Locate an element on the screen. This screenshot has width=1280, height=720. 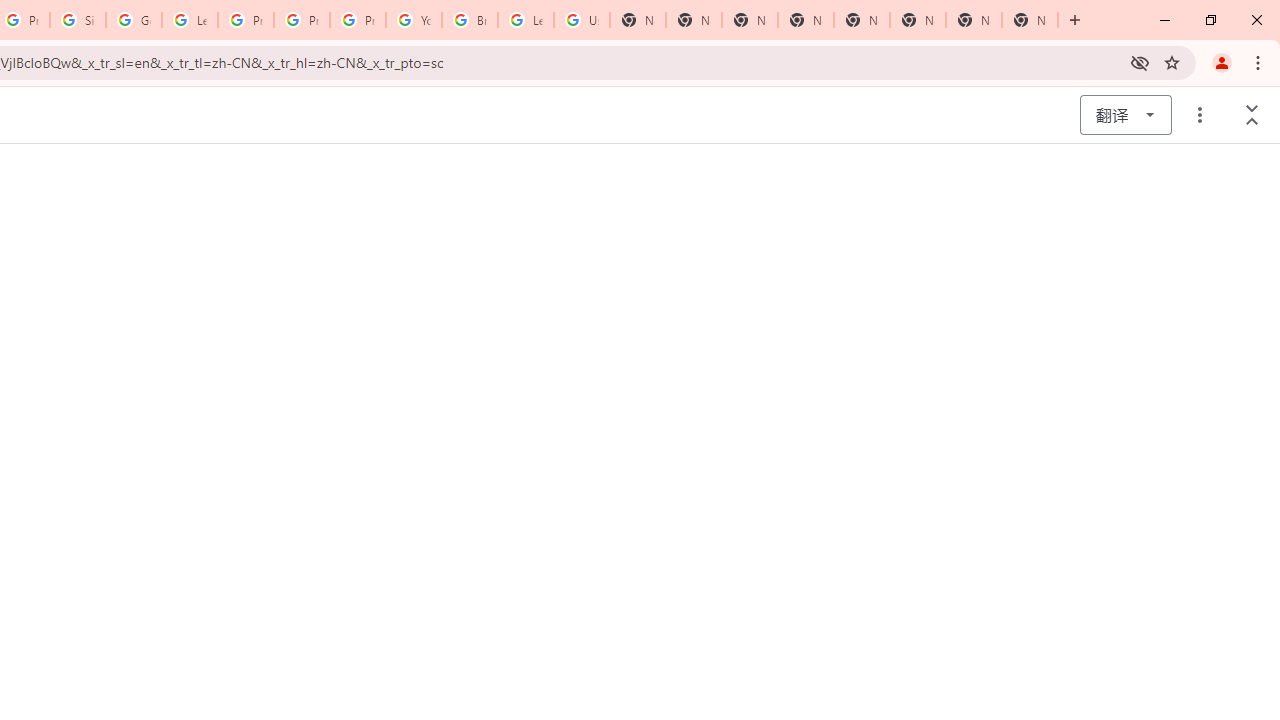
'Privacy Help Center - Policies Help' is located at coordinates (301, 20).